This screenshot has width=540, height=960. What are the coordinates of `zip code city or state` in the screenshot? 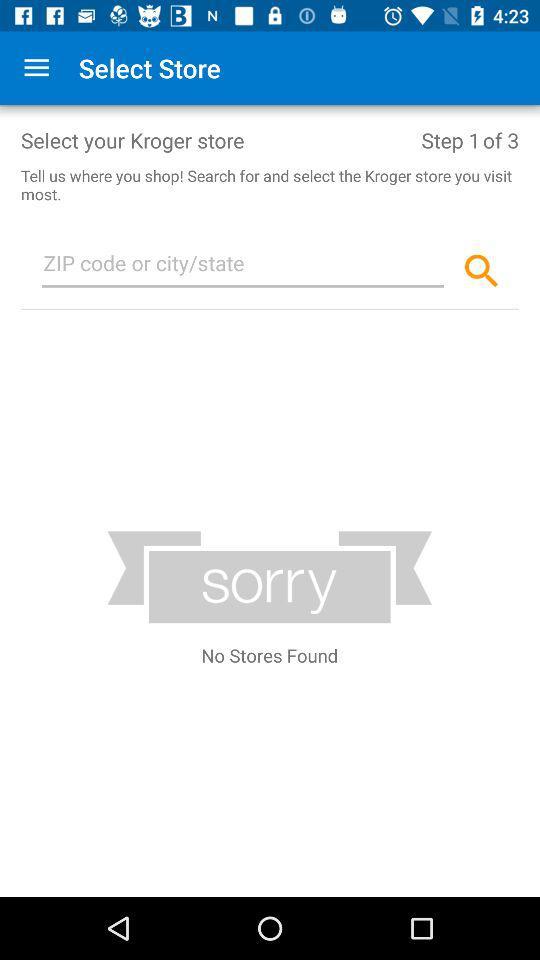 It's located at (243, 266).